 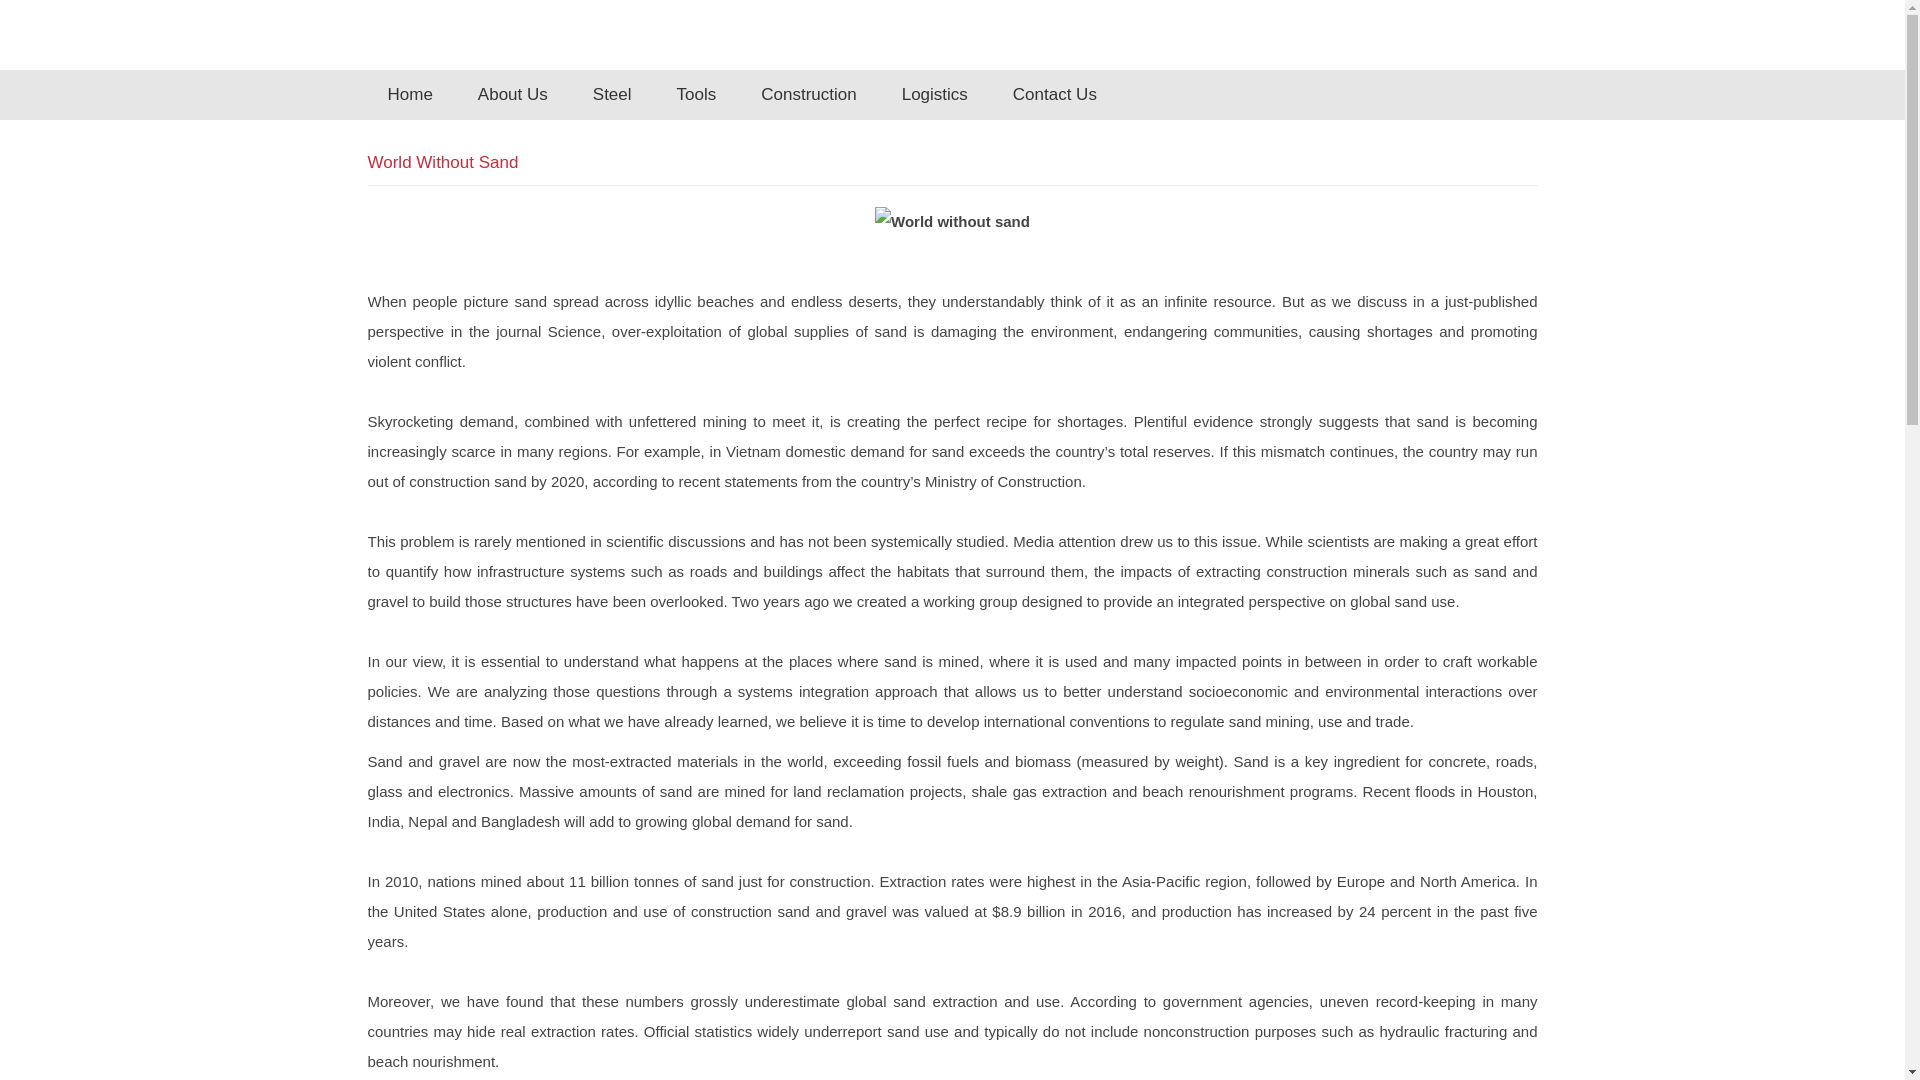 I want to click on 'Contact Us', so click(x=1054, y=95).